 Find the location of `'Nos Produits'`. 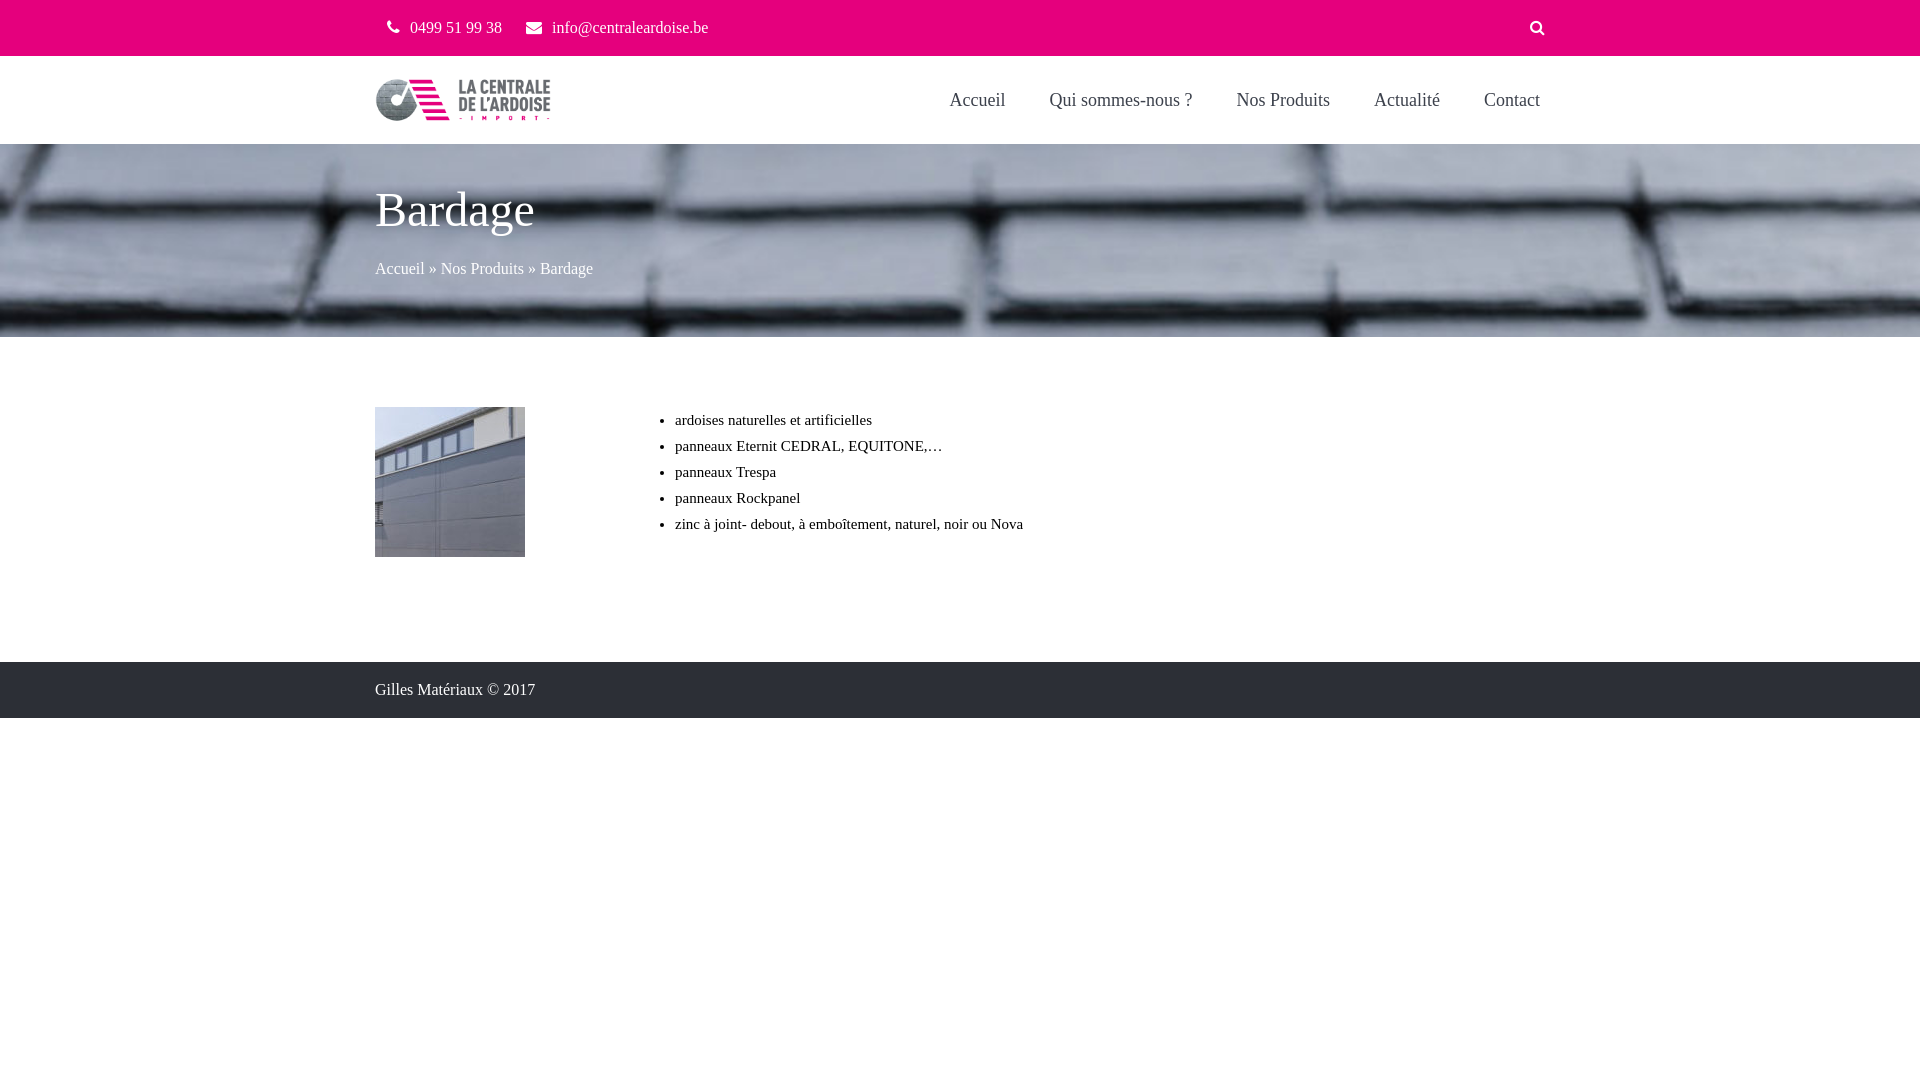

'Nos Produits' is located at coordinates (482, 267).